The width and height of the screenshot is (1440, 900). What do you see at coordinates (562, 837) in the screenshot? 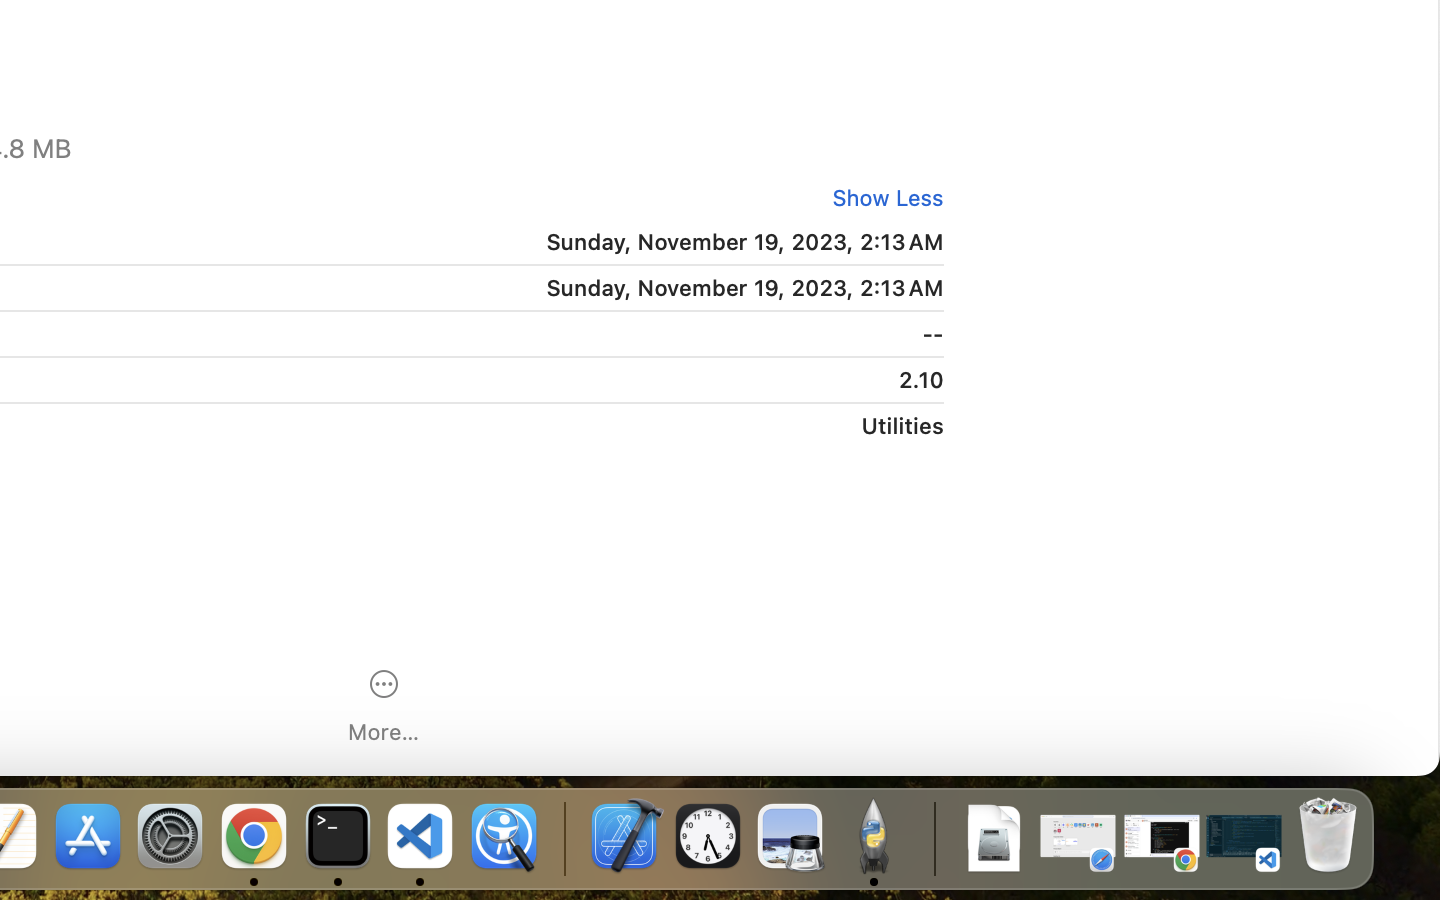
I see `'0.4285714328289032'` at bounding box center [562, 837].